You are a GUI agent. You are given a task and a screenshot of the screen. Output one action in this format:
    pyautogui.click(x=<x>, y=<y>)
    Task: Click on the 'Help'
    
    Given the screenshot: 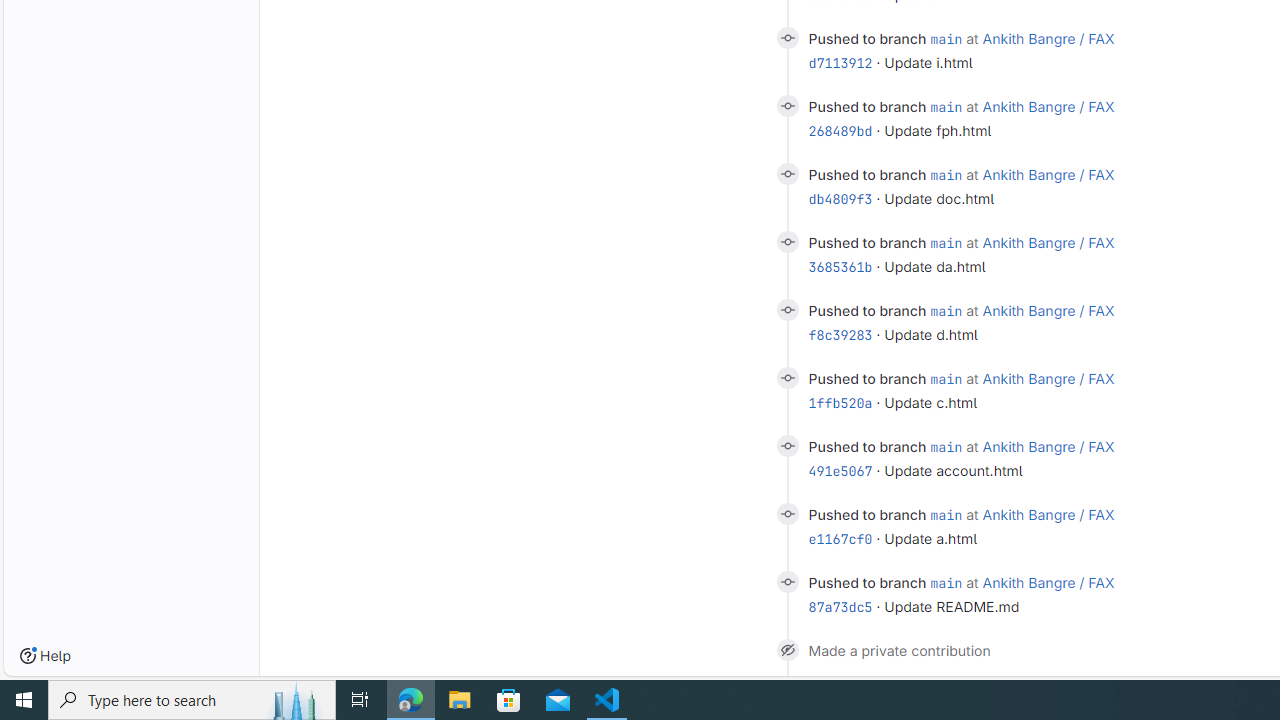 What is the action you would take?
    pyautogui.click(x=45, y=655)
    